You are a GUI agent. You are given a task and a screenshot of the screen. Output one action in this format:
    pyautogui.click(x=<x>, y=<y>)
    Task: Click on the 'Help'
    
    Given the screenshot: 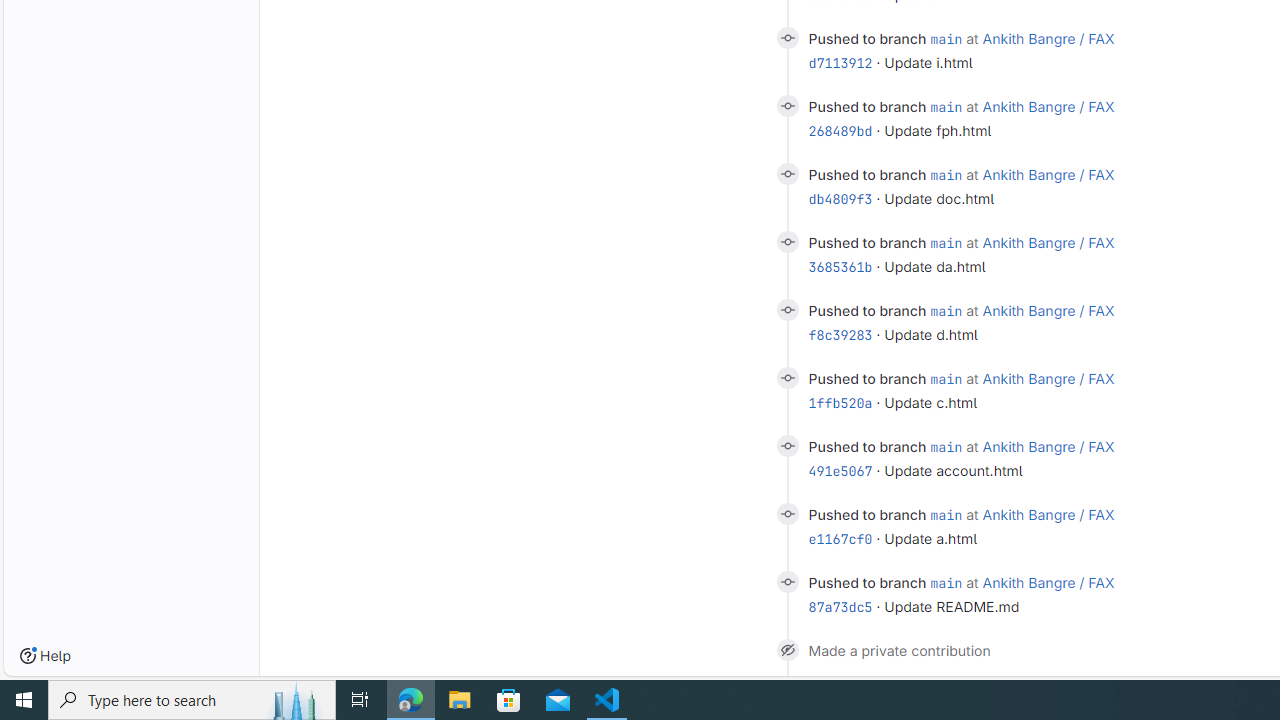 What is the action you would take?
    pyautogui.click(x=45, y=655)
    